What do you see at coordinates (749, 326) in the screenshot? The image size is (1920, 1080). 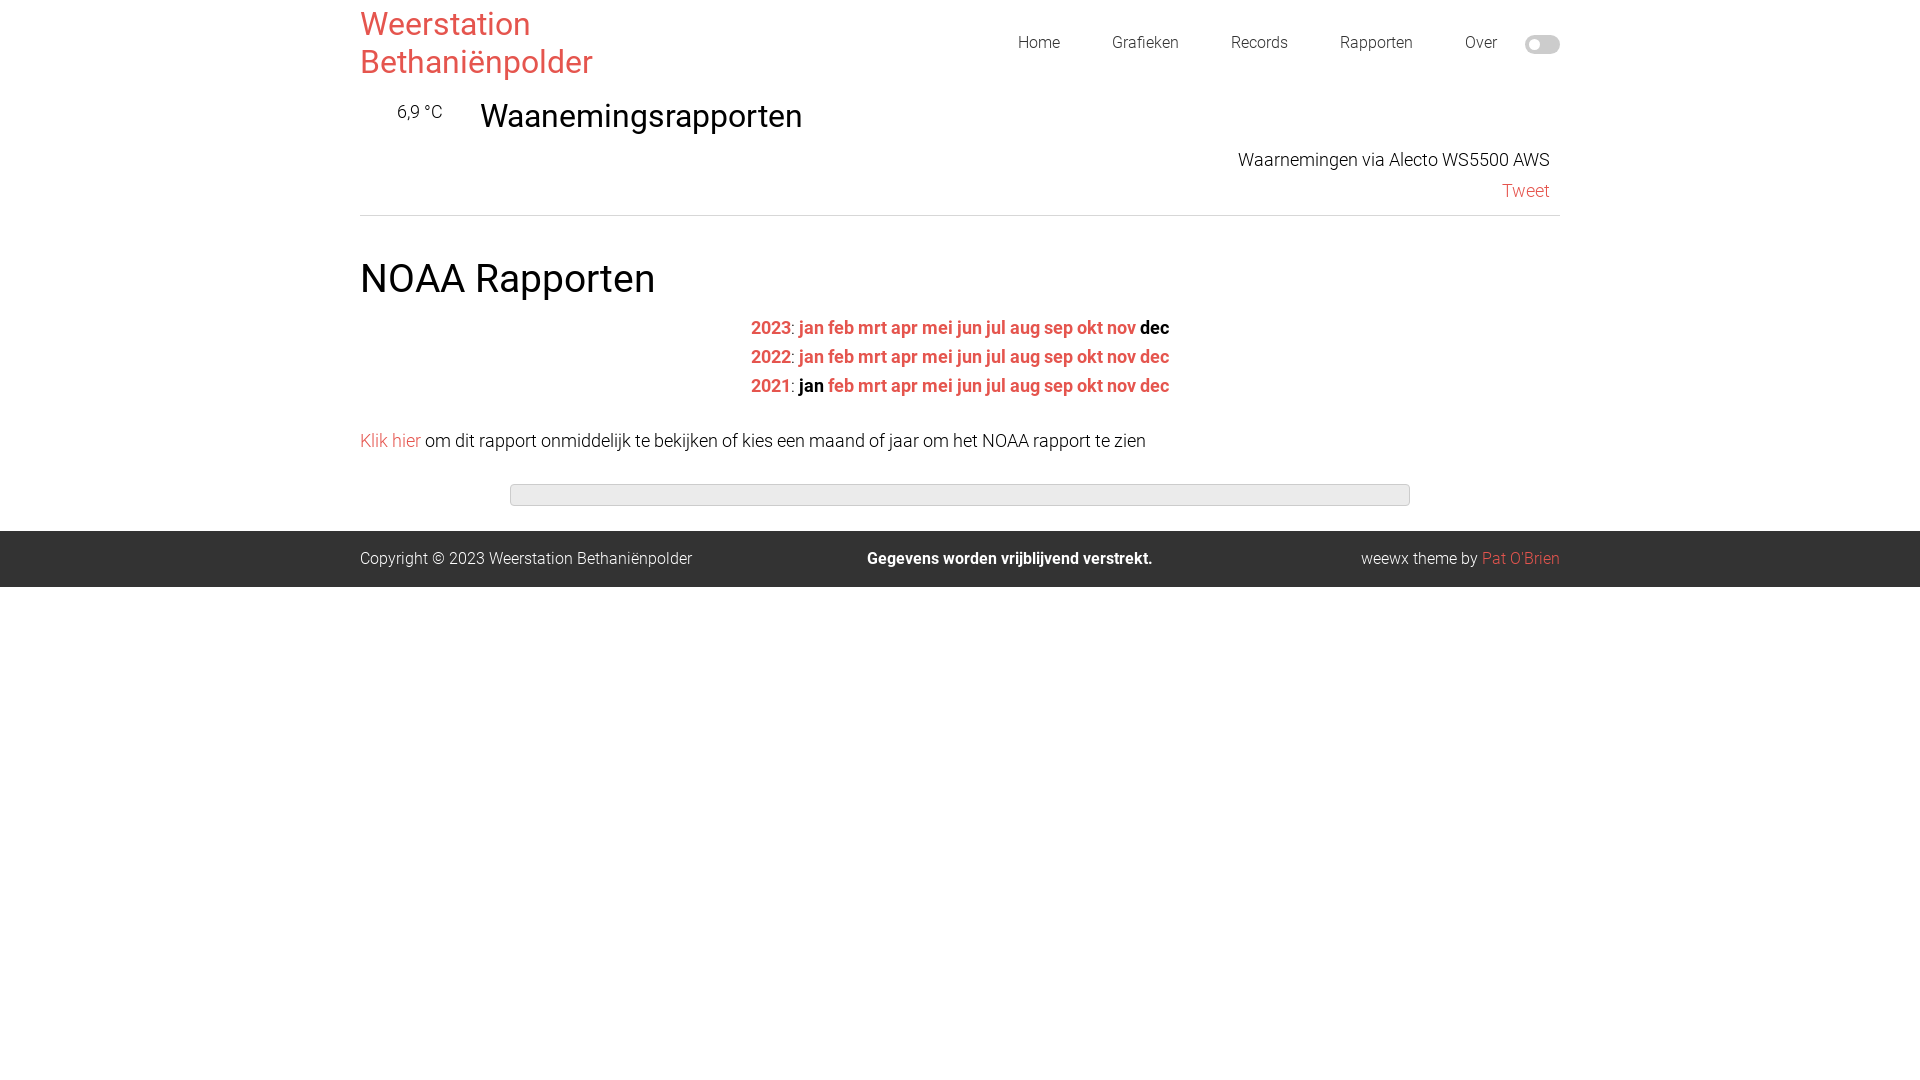 I see `'2023'` at bounding box center [749, 326].